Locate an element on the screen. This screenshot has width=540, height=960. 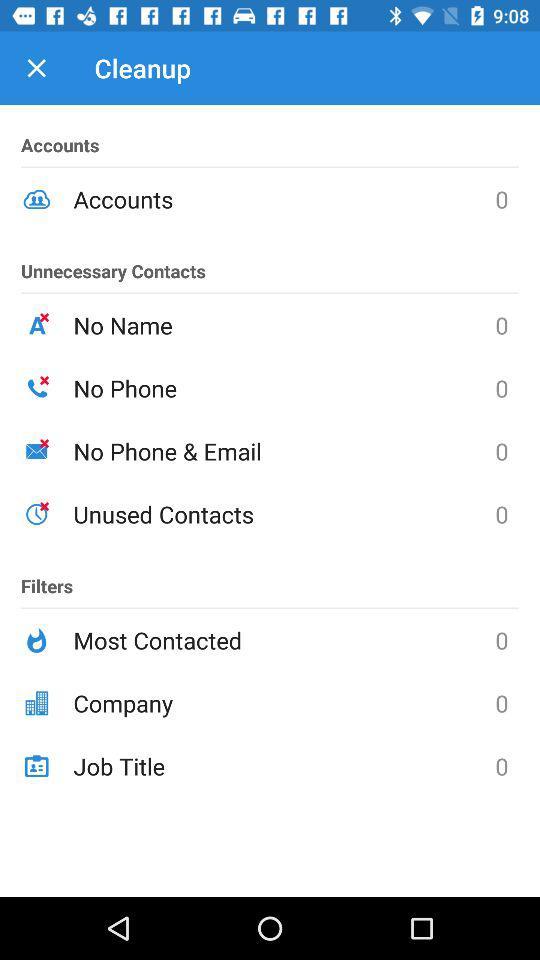
icon next to filters is located at coordinates (283, 513).